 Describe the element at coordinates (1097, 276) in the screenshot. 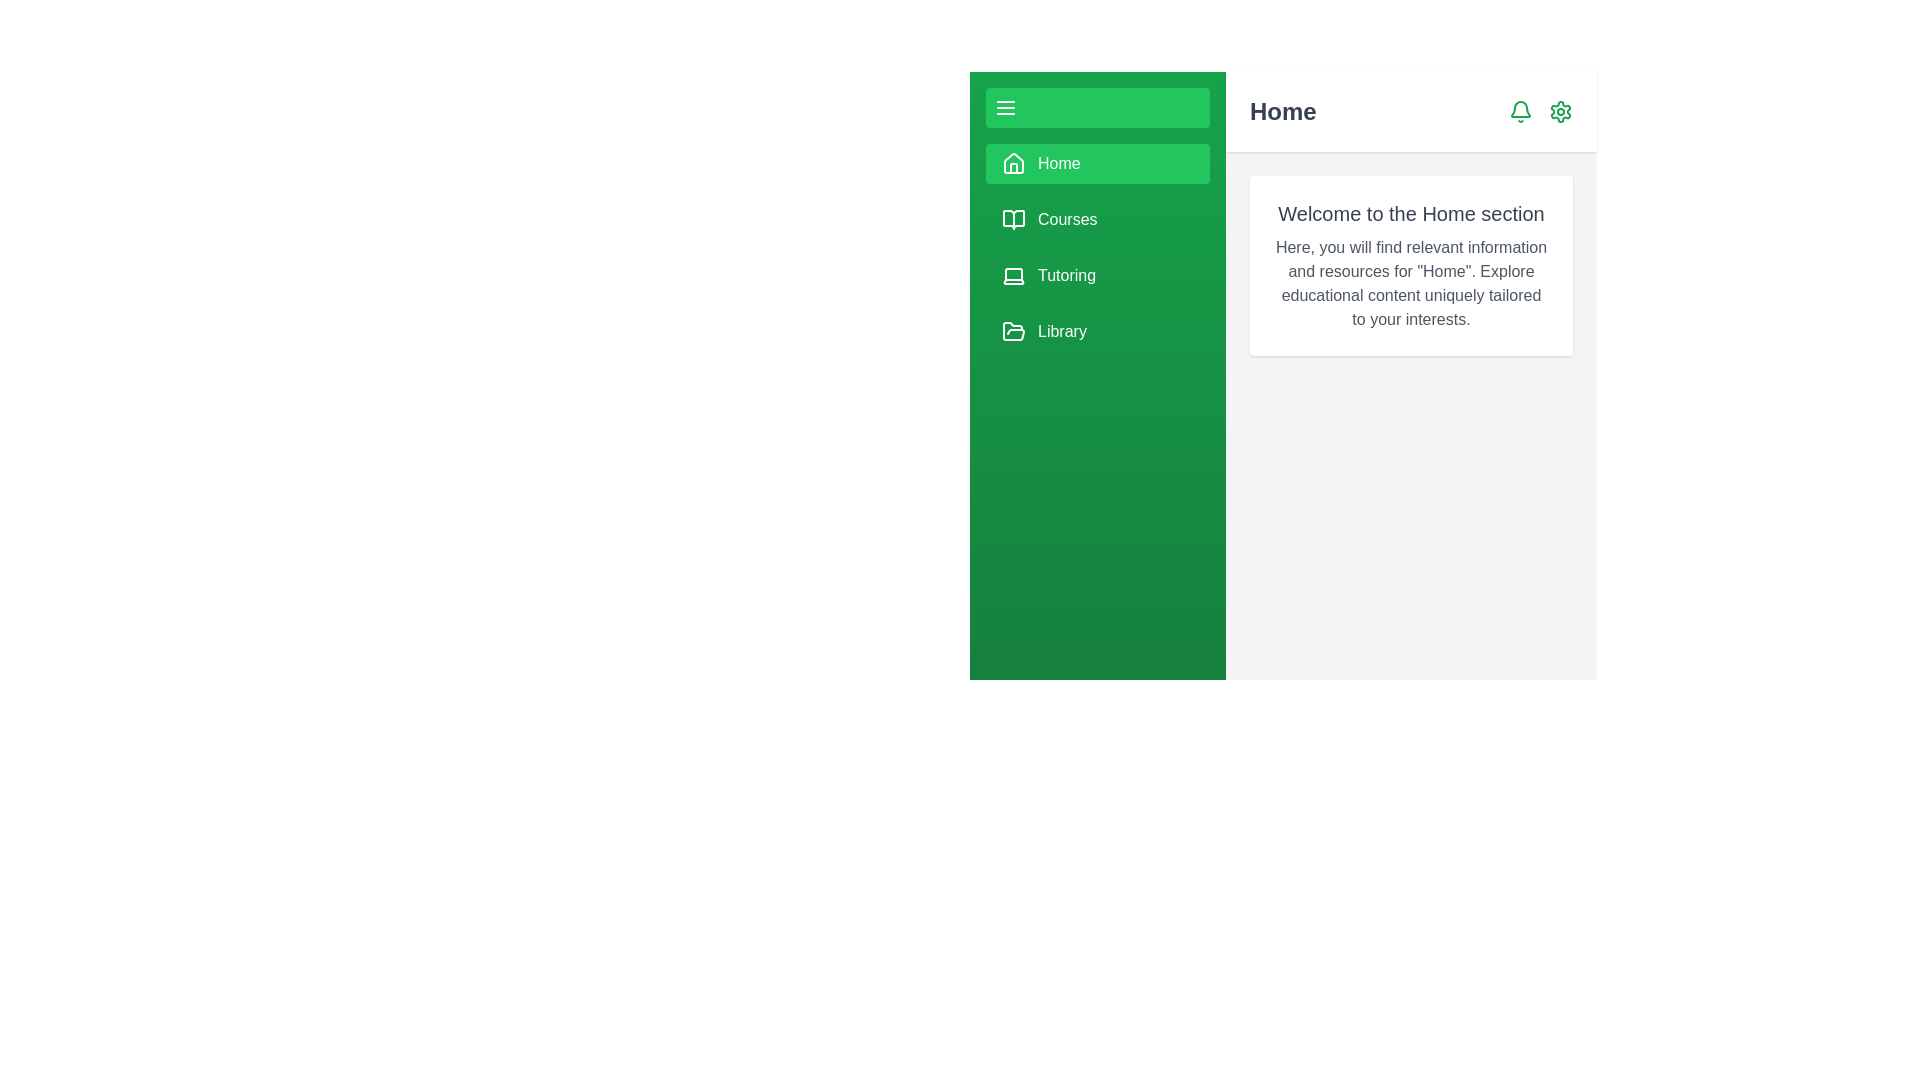

I see `the 'Tutoring' navigation button located in the left sidebar, which is the third item below 'Home' and 'Courses'` at that location.